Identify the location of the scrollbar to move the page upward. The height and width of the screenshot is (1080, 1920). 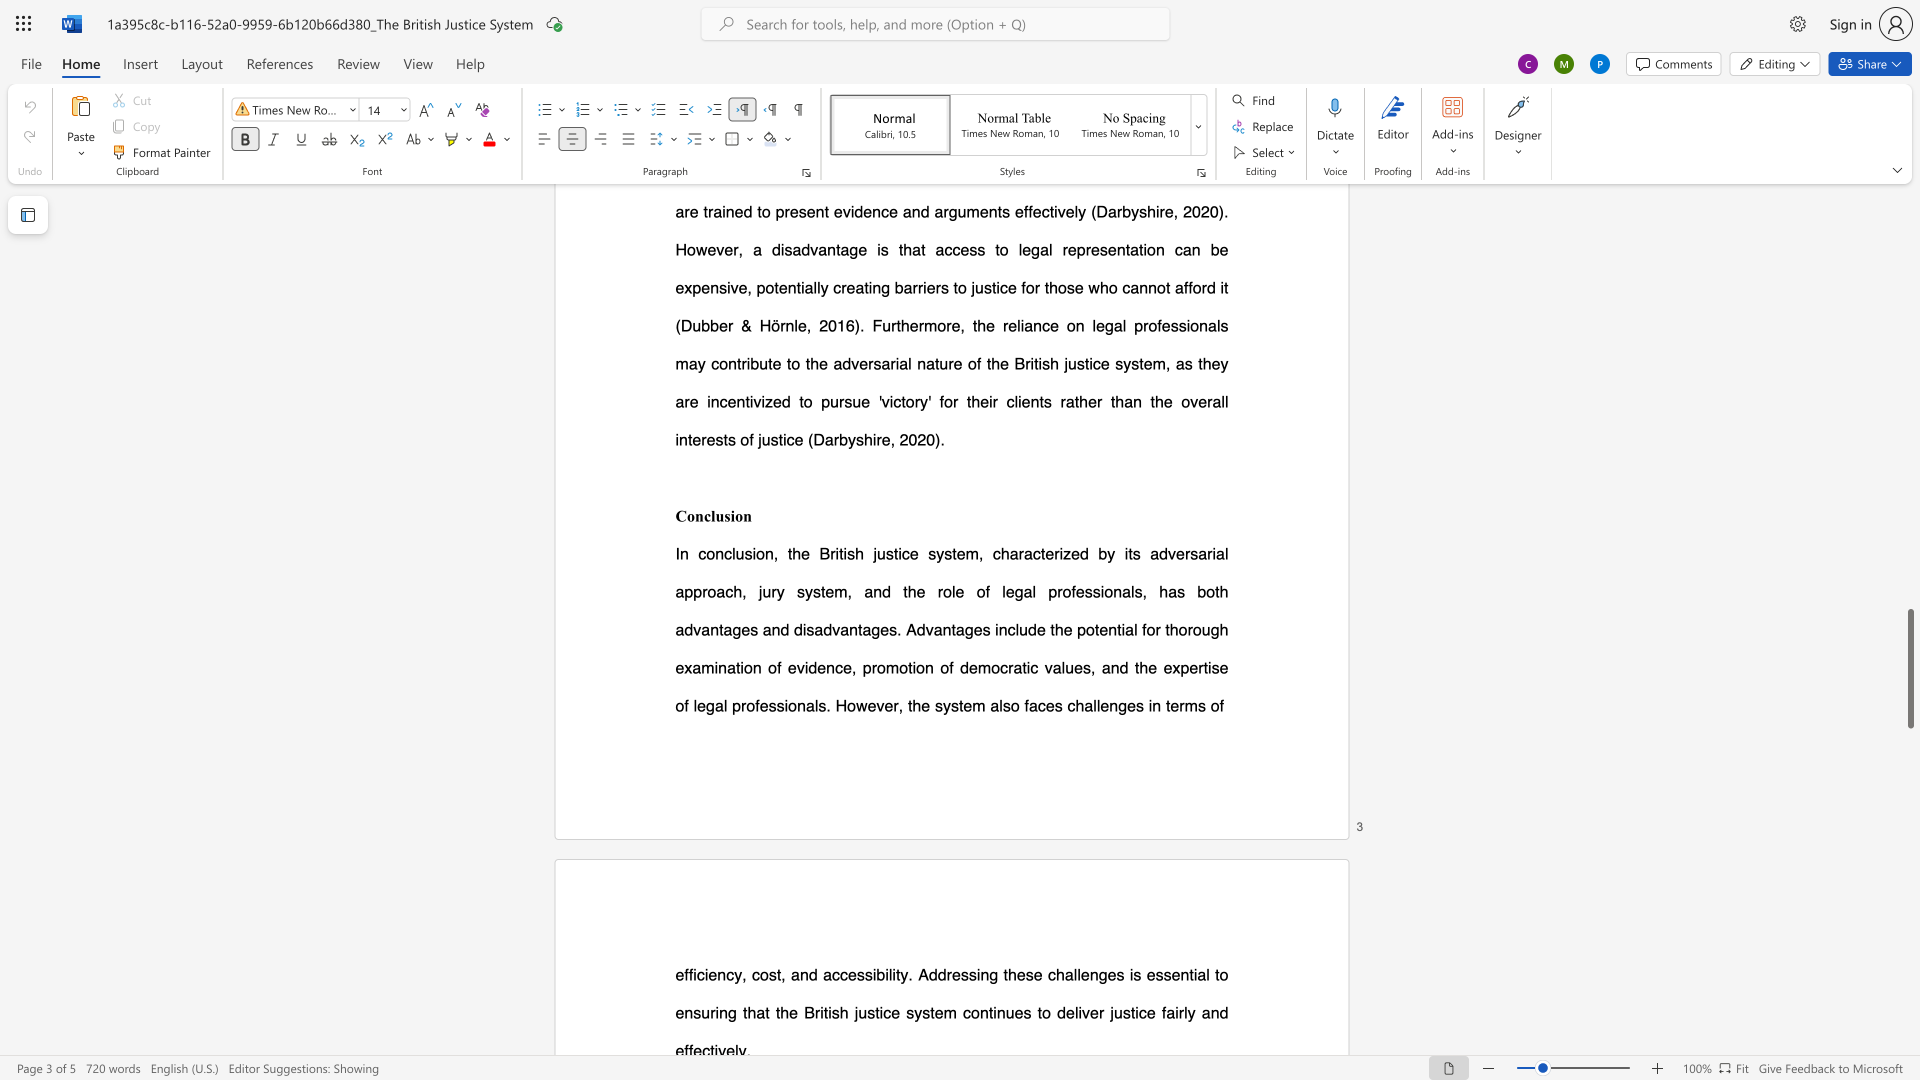
(1909, 358).